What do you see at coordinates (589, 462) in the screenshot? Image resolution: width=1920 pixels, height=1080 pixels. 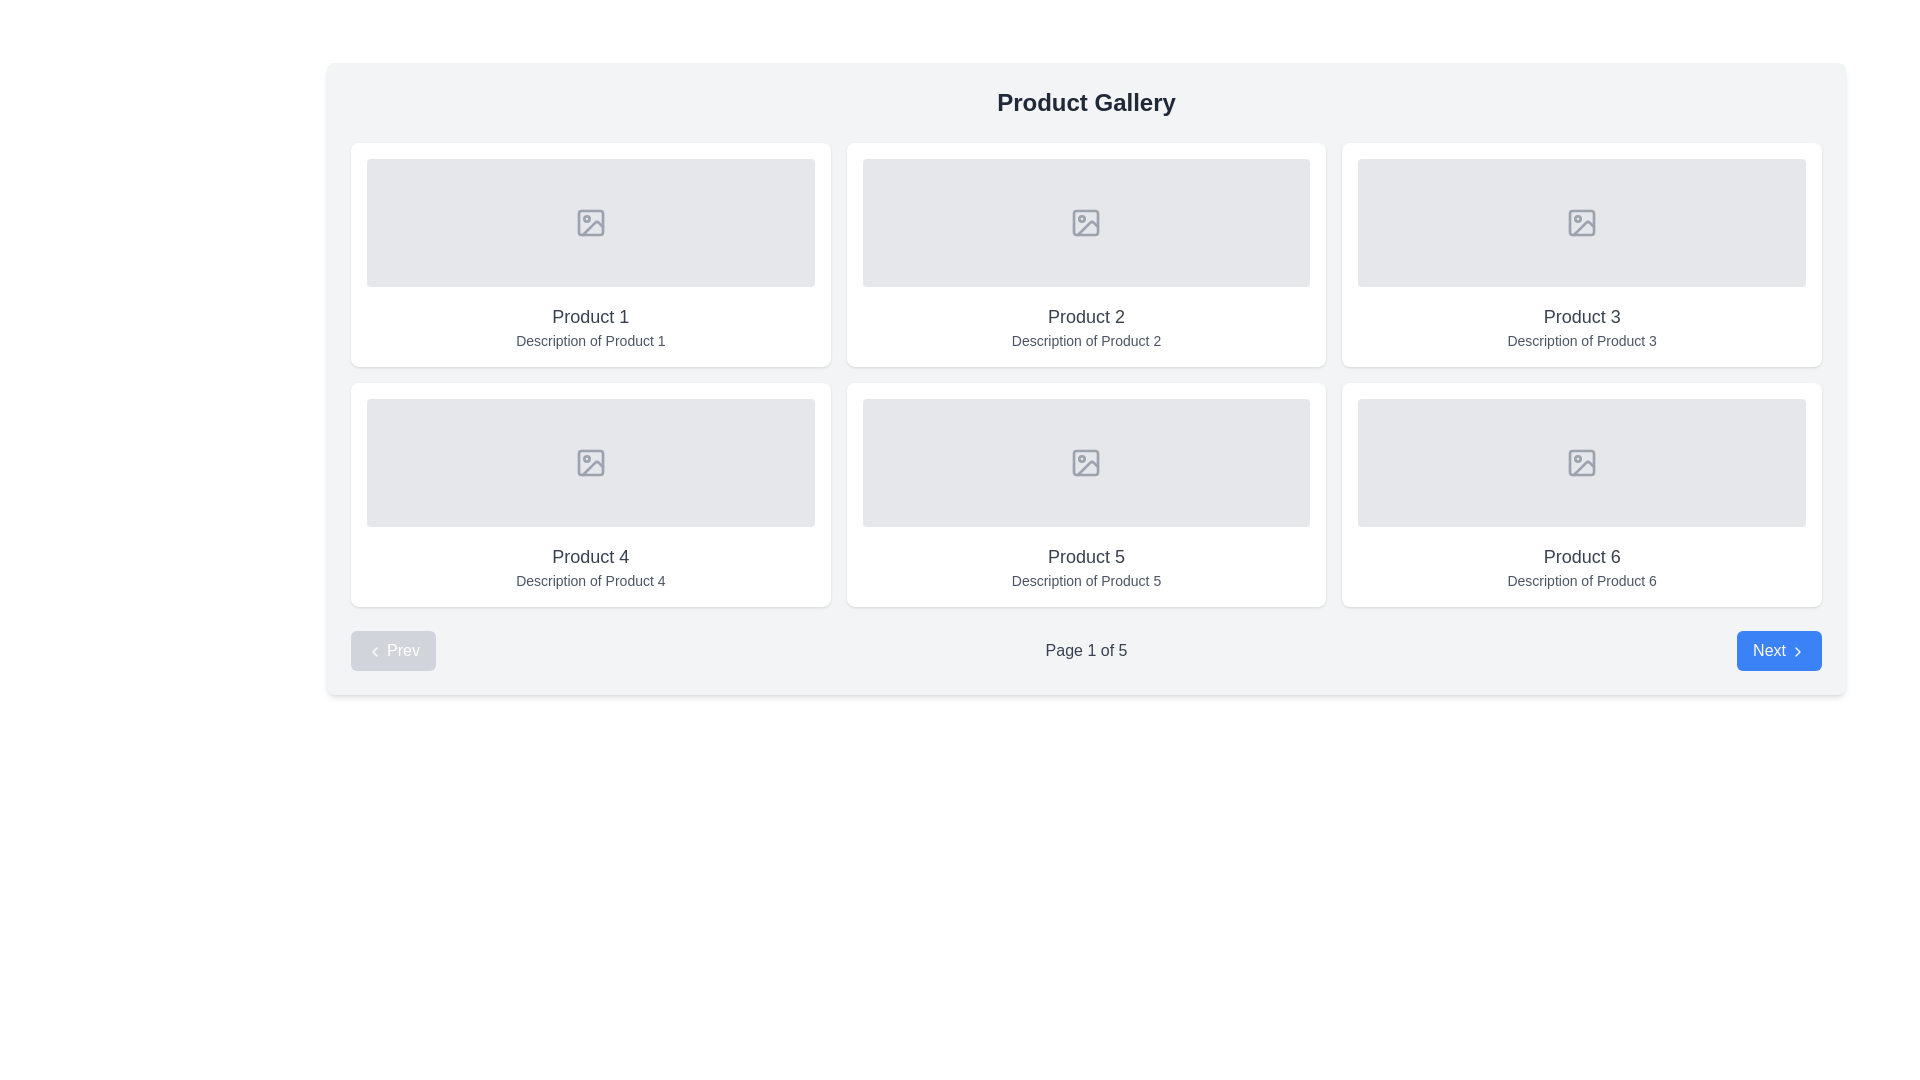 I see `the icon depicting an image placeholder with a mountain silhouette and a circular sun or moon, located in the second row, first column of the grid under 'Product 4 Description of Product 4'` at bounding box center [589, 462].